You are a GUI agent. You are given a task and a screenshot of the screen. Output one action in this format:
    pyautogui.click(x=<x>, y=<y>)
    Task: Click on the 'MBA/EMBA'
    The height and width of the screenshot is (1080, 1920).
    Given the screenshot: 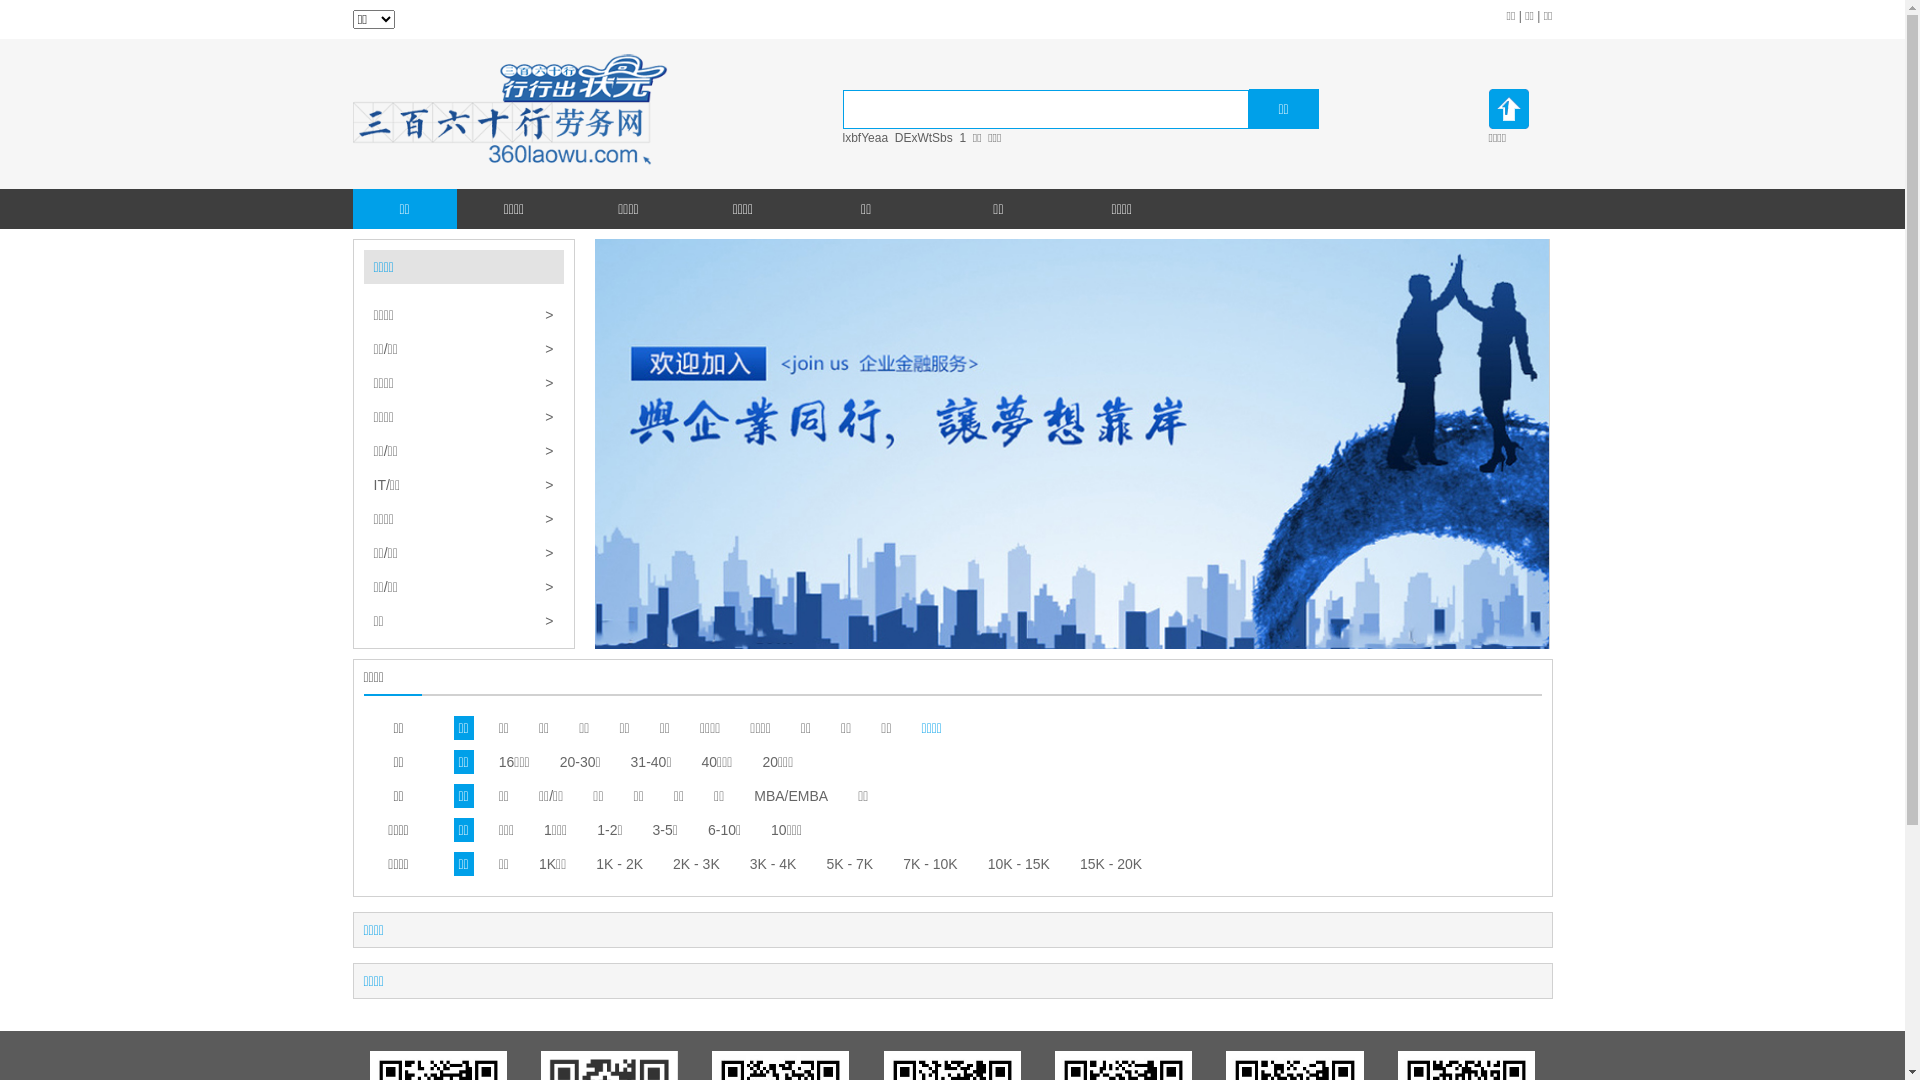 What is the action you would take?
    pyautogui.click(x=790, y=794)
    